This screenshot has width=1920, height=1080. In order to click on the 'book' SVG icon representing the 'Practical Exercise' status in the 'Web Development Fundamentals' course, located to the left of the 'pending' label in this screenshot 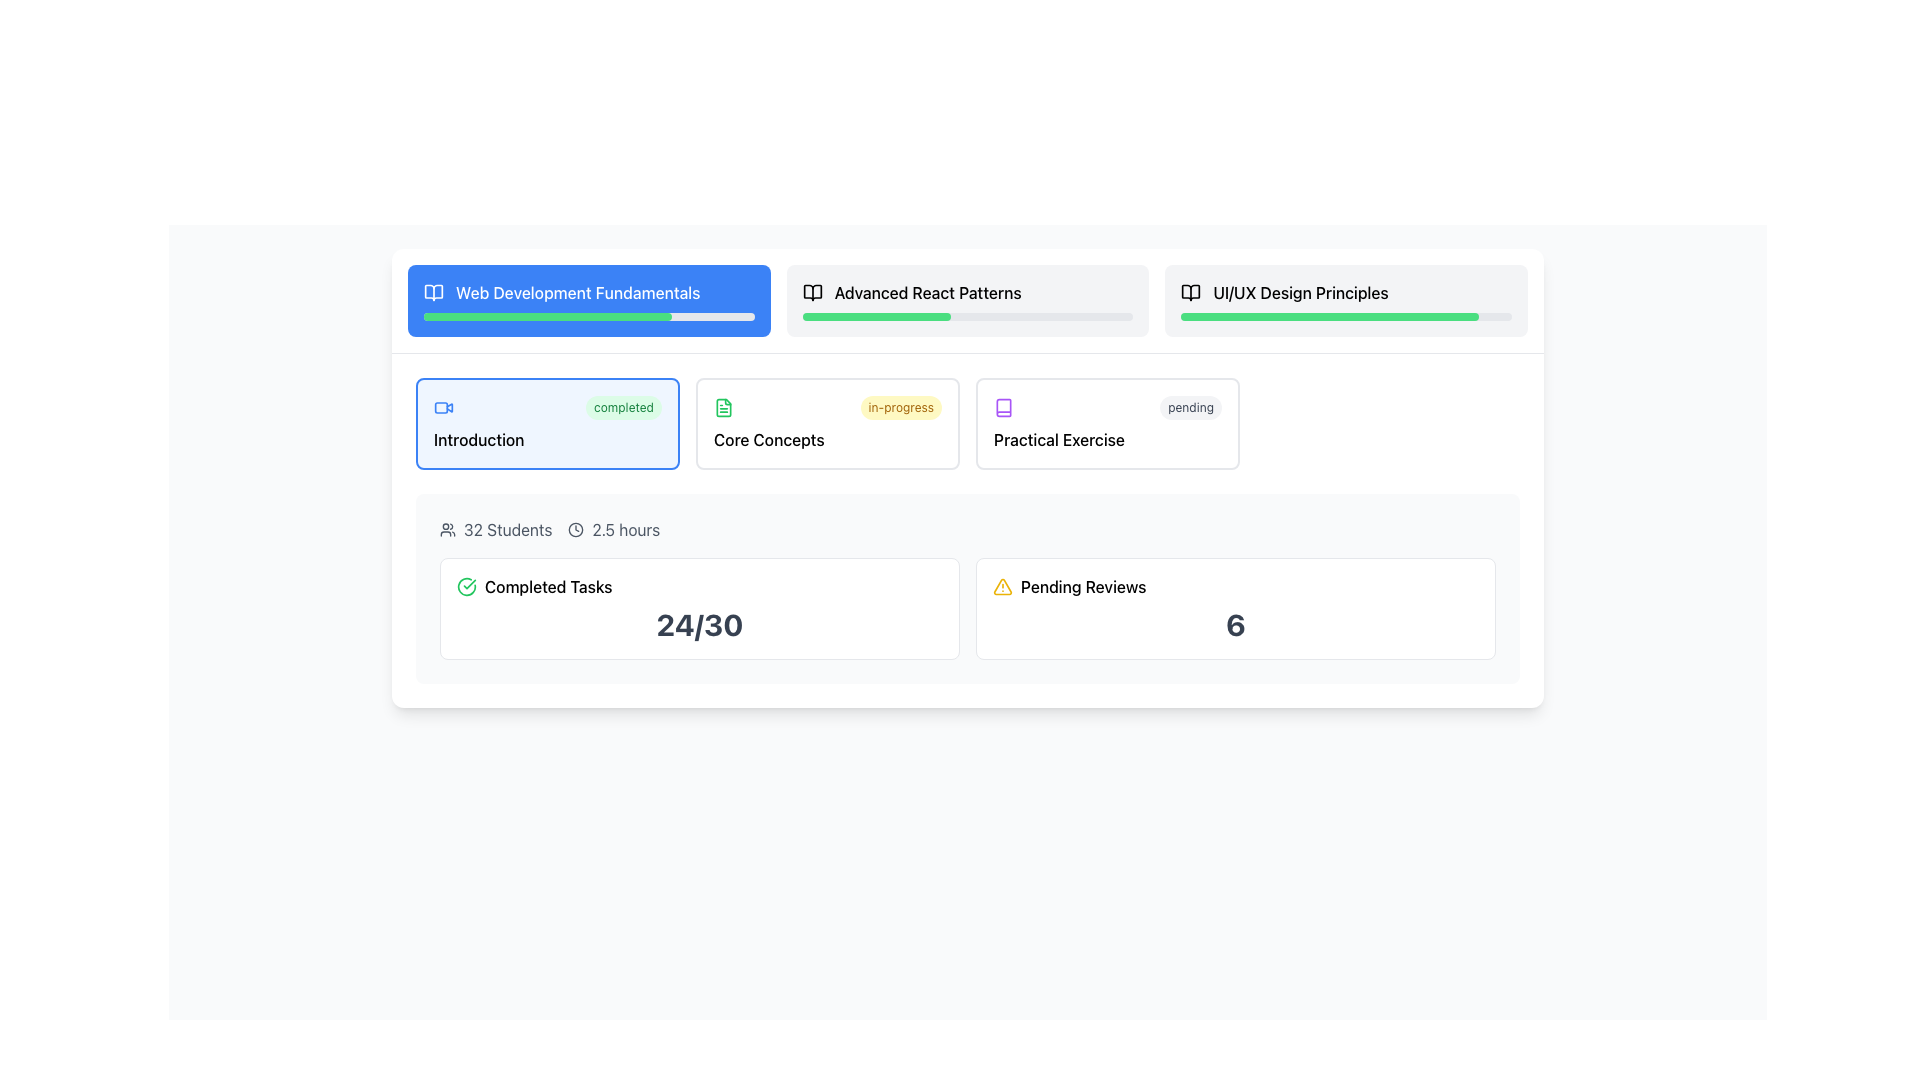, I will do `click(1003, 407)`.